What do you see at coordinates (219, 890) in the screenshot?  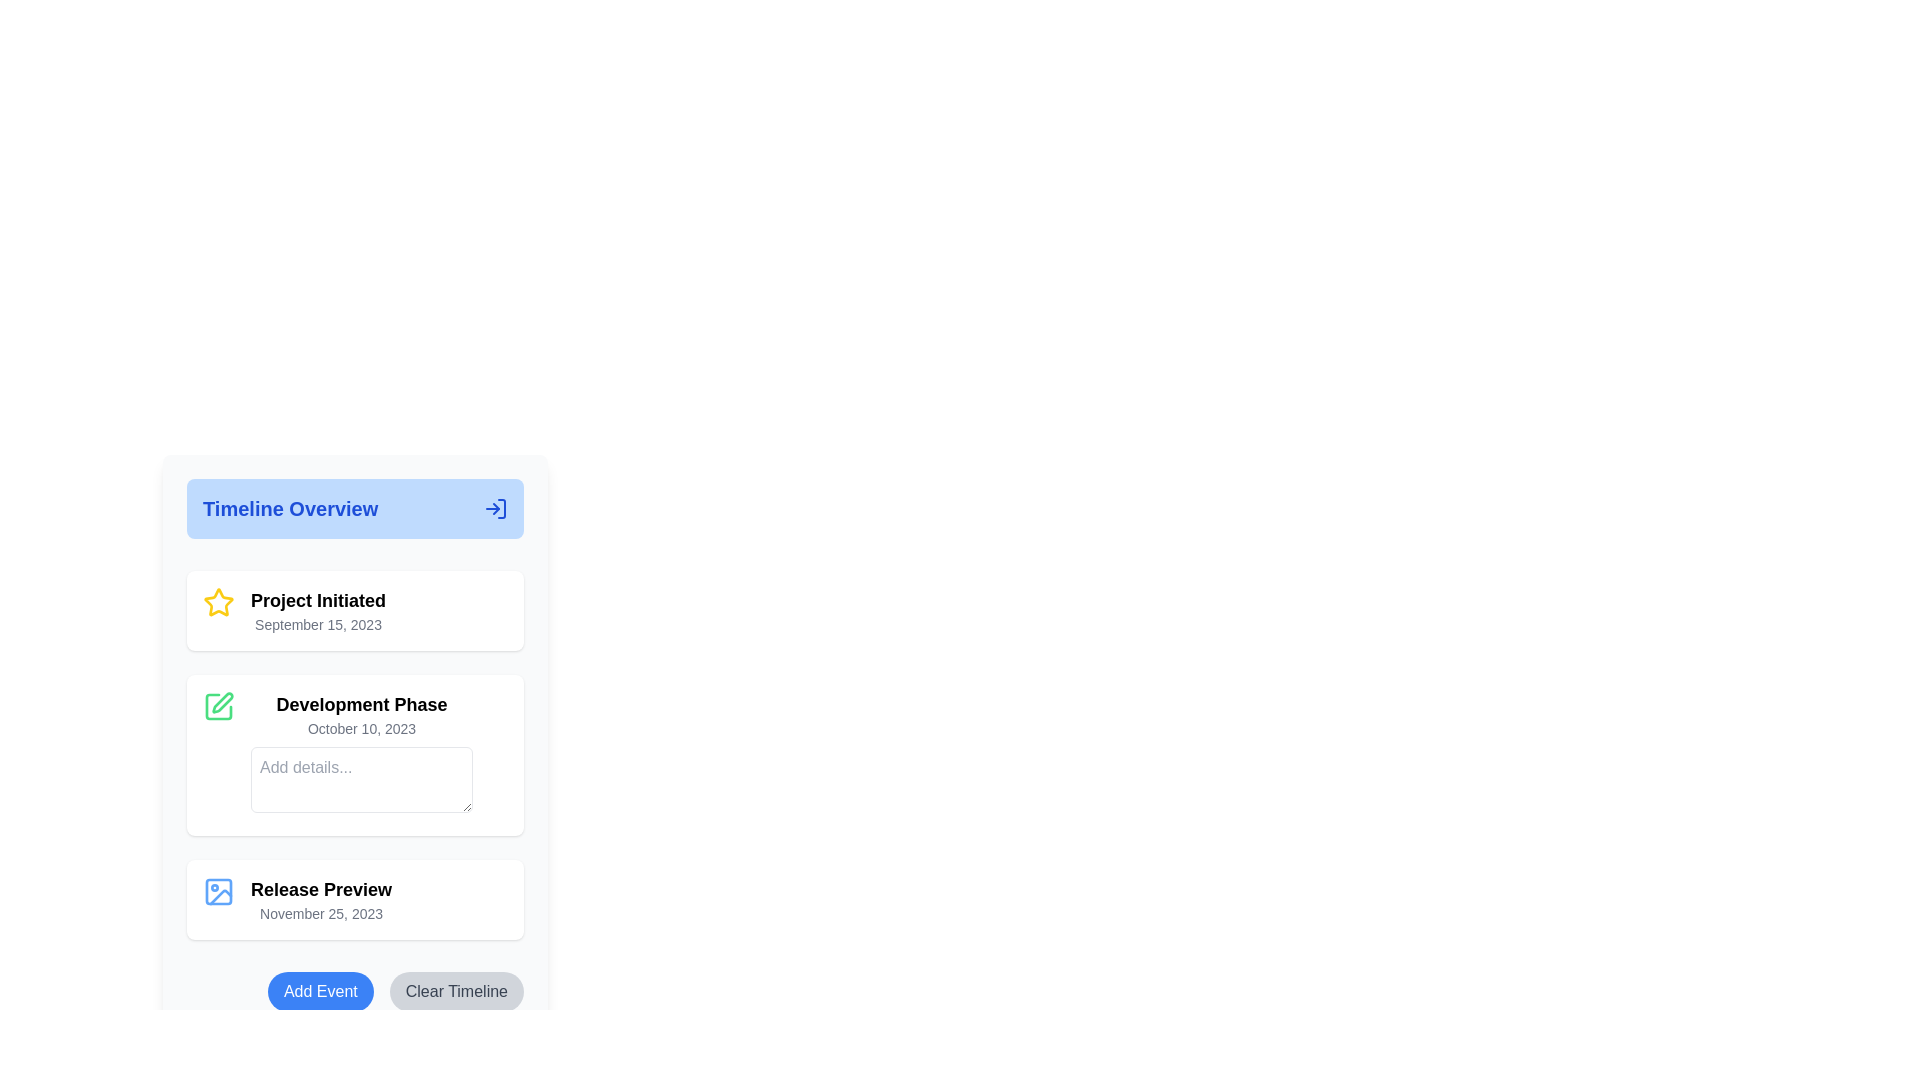 I see `the blue-colored image icon with a thin border, located at the top-left corner of the 'Release Preview' entry in the 'Timeline Overview' section` at bounding box center [219, 890].